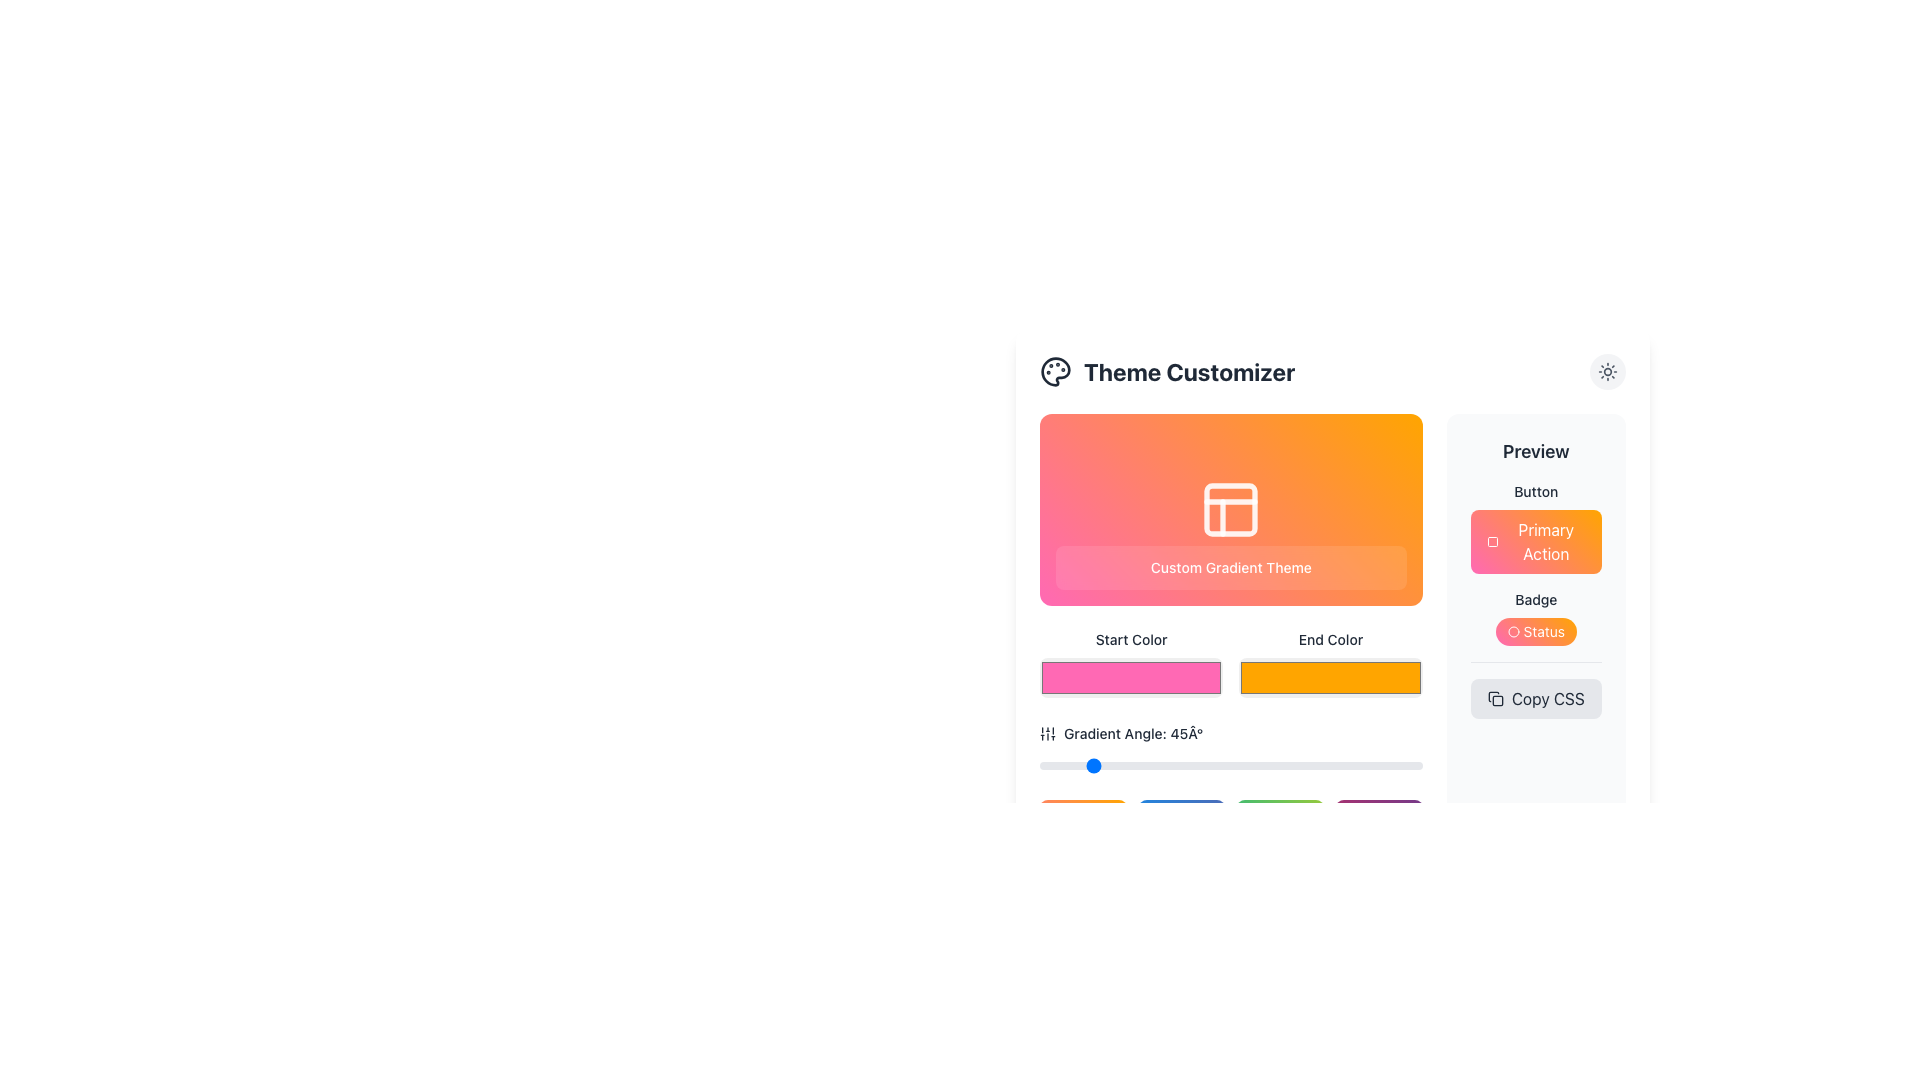 This screenshot has height=1080, width=1920. Describe the element at coordinates (1535, 599) in the screenshot. I see `the Badge element located in the 'Preview' section, which serves as a status indicator or label, positioned between the 'Primary Action' button and the 'Copy CSS' button` at that location.